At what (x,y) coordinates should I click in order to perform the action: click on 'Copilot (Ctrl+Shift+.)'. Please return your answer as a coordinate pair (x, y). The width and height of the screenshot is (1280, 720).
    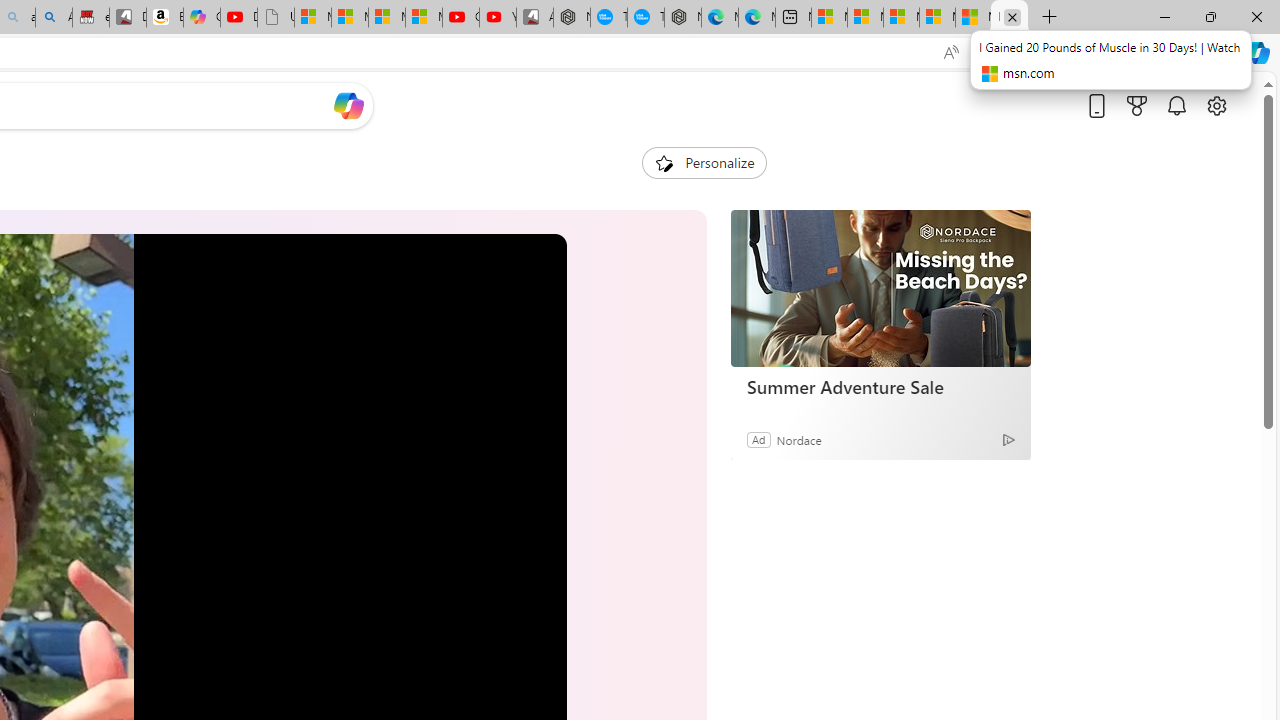
    Looking at the image, I should click on (1257, 51).